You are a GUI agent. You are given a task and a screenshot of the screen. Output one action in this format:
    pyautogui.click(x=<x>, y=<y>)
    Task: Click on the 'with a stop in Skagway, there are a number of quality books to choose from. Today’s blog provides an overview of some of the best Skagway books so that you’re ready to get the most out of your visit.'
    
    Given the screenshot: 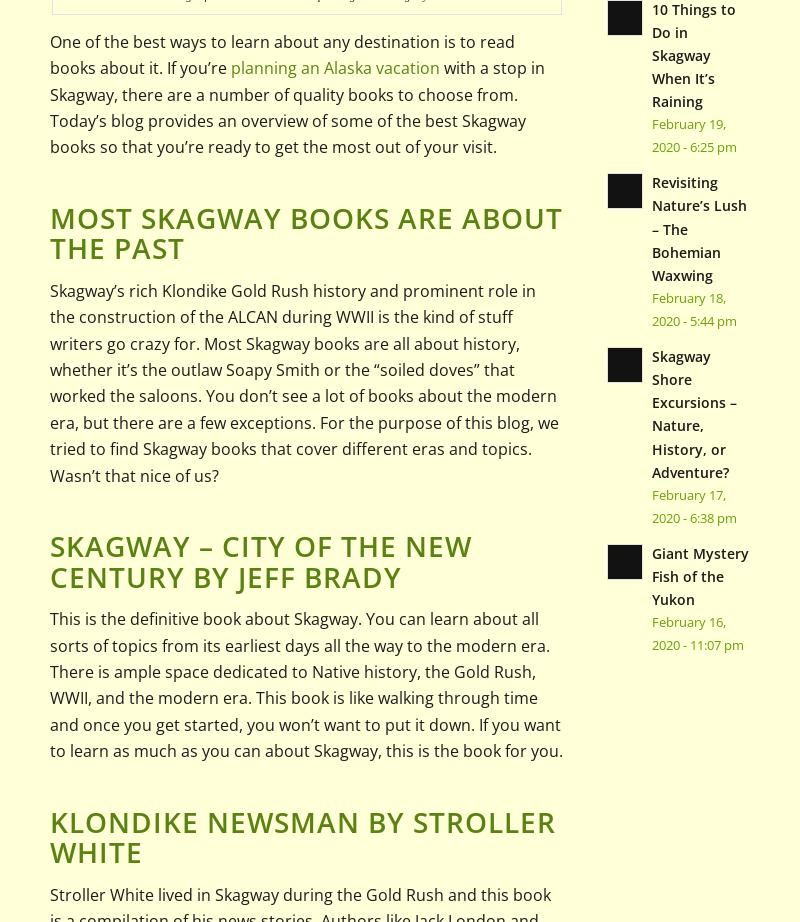 What is the action you would take?
    pyautogui.click(x=49, y=107)
    